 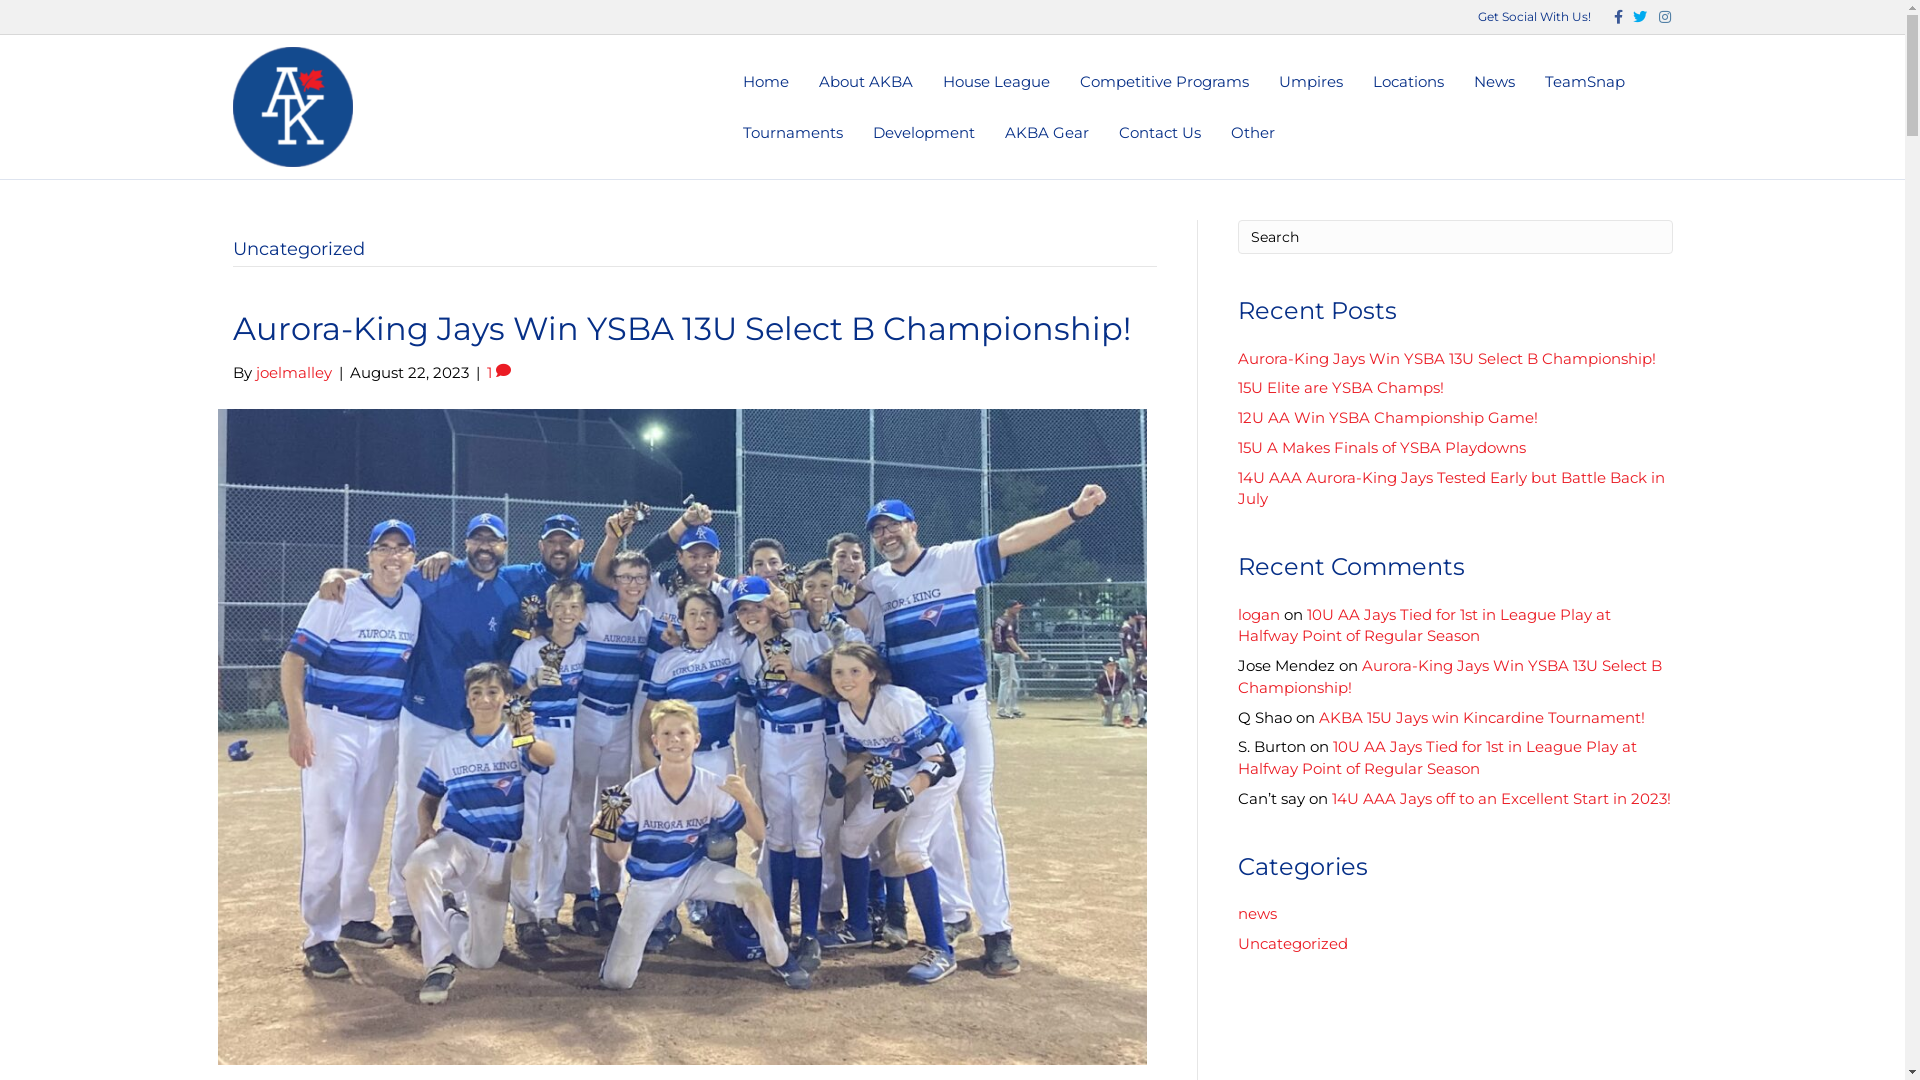 I want to click on 'TeamSnap', so click(x=1583, y=80).